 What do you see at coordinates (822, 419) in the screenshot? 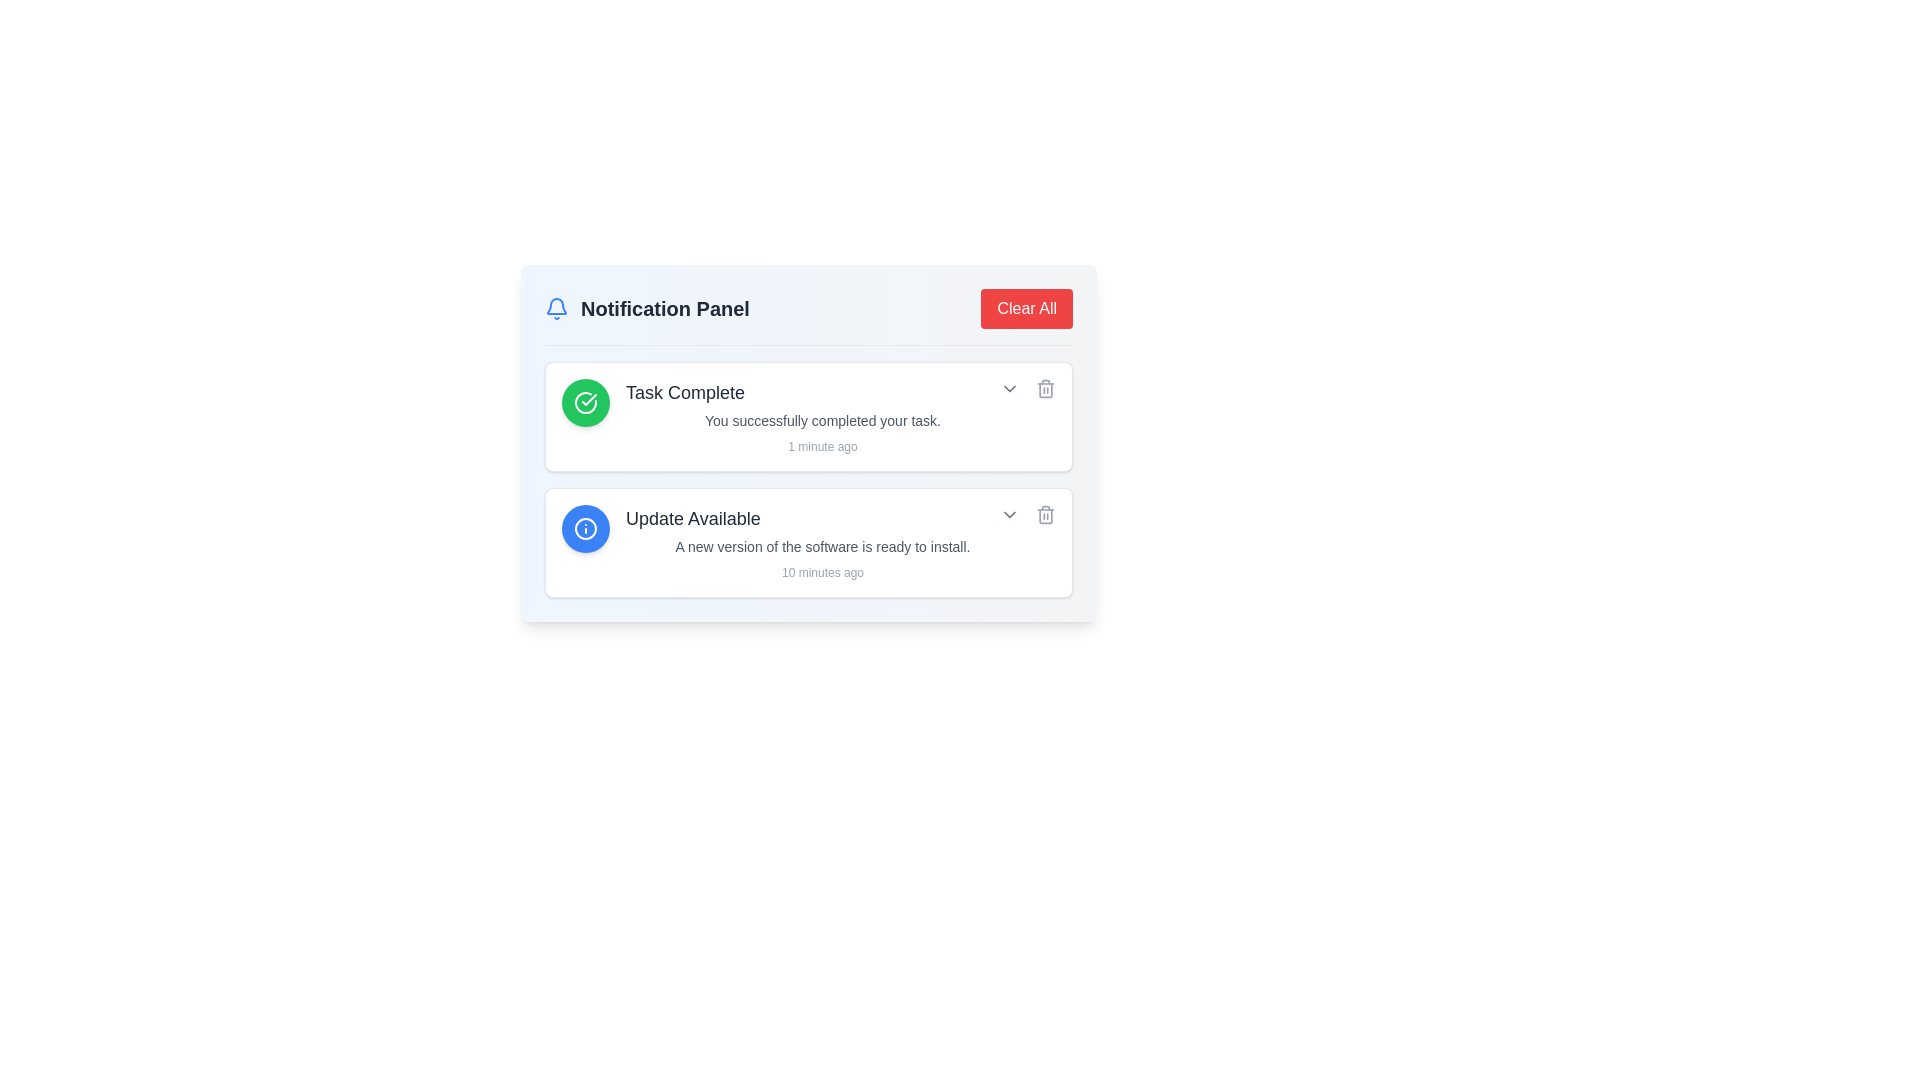
I see `the text label displaying the message 'You successfully completed your task.' which is located beneath the main title 'Task Complete' within the notification card in the Notification Panel` at bounding box center [822, 419].